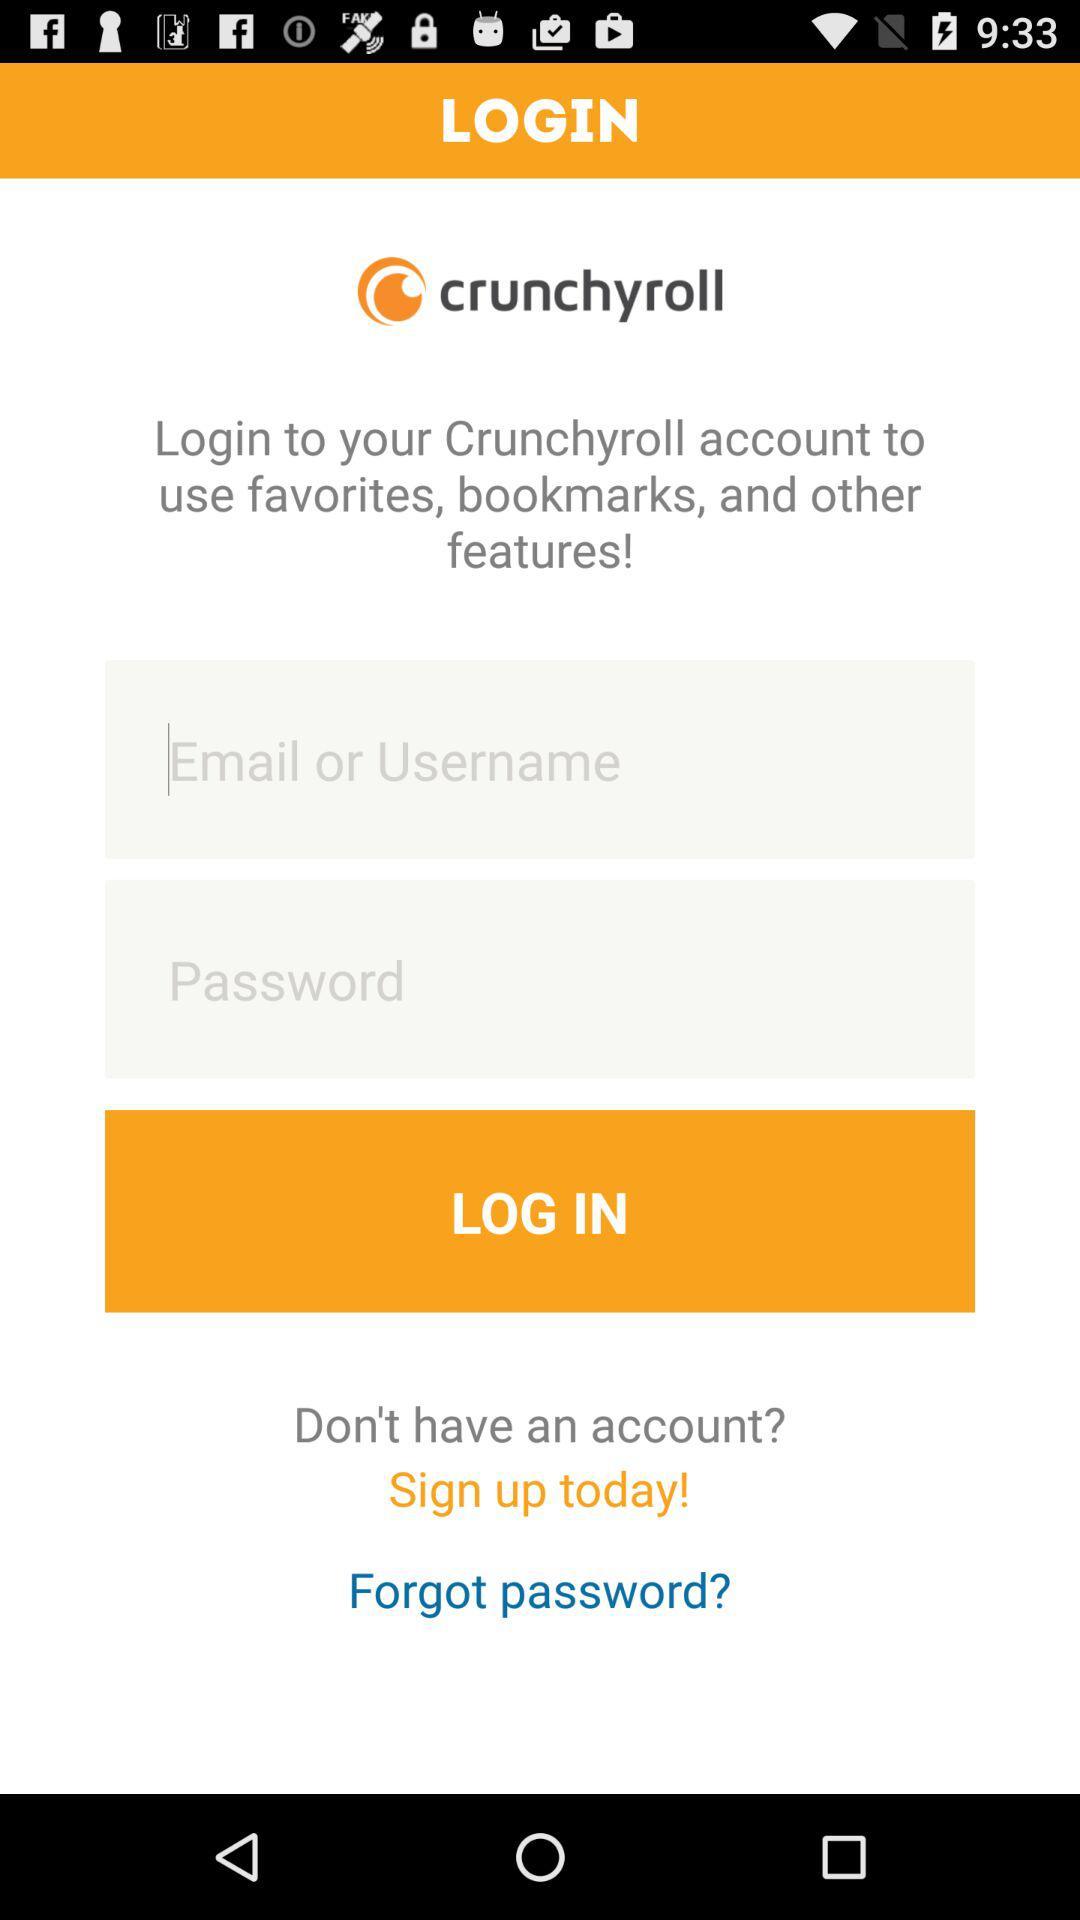 The image size is (1080, 1920). Describe the element at coordinates (538, 1506) in the screenshot. I see `the app below don t have icon` at that location.